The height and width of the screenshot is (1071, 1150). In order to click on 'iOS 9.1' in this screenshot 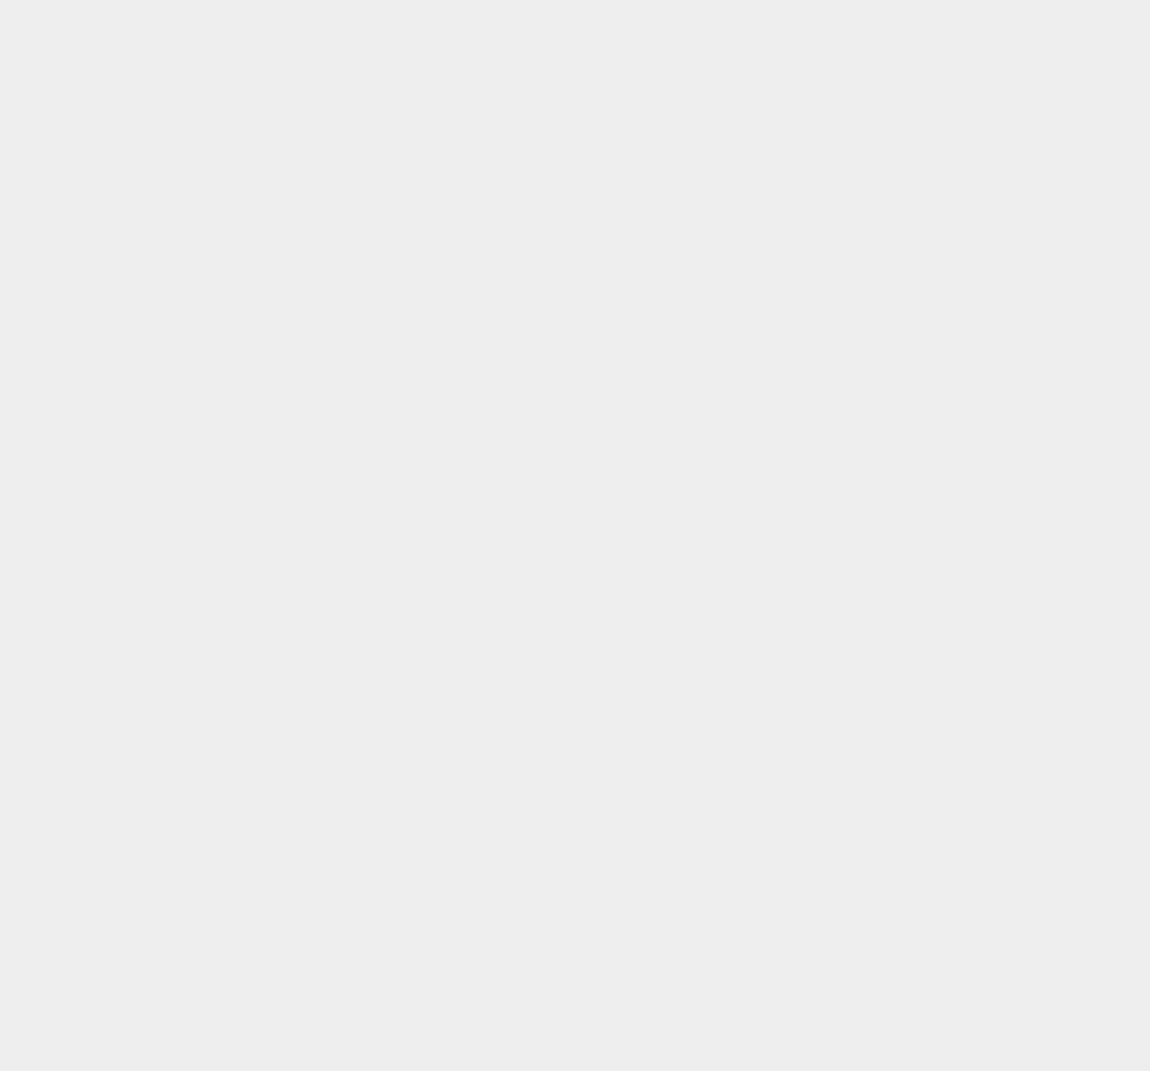, I will do `click(834, 911)`.